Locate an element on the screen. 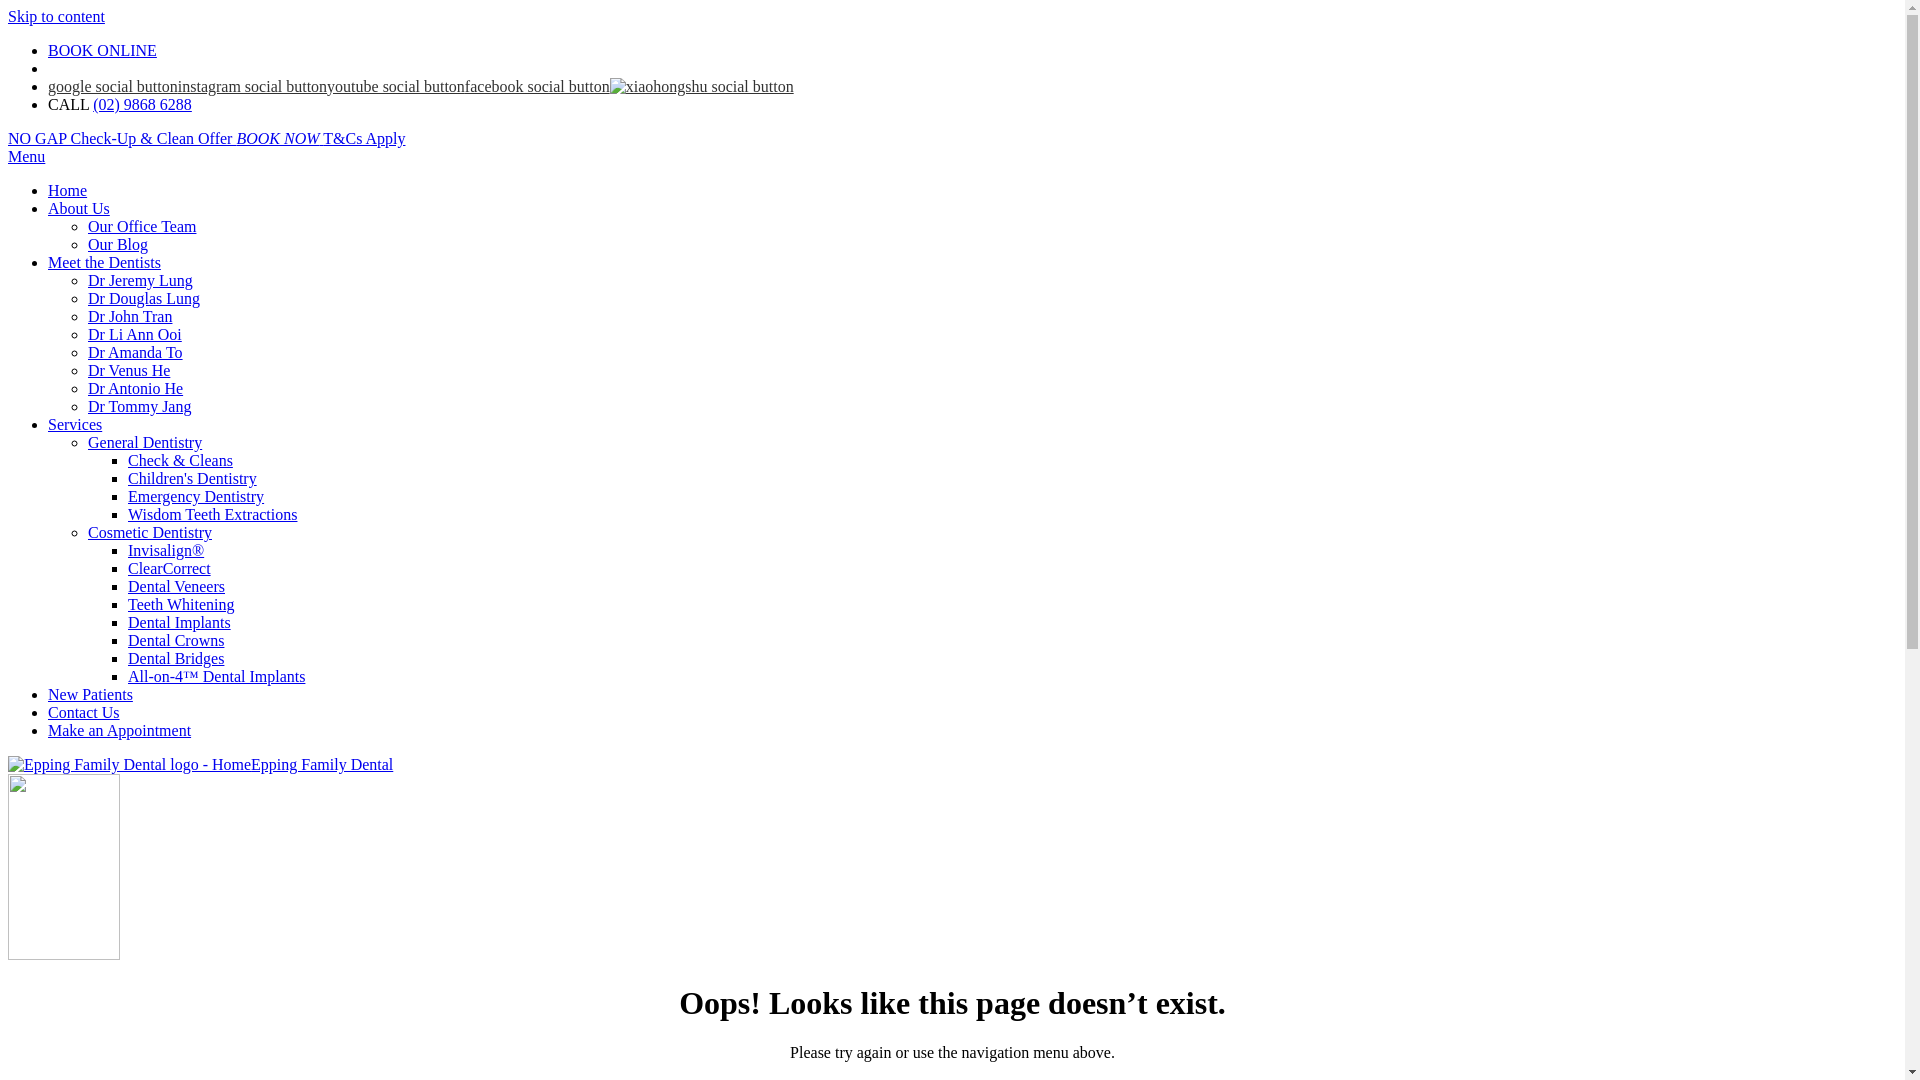  'Dental Veneers' is located at coordinates (176, 585).